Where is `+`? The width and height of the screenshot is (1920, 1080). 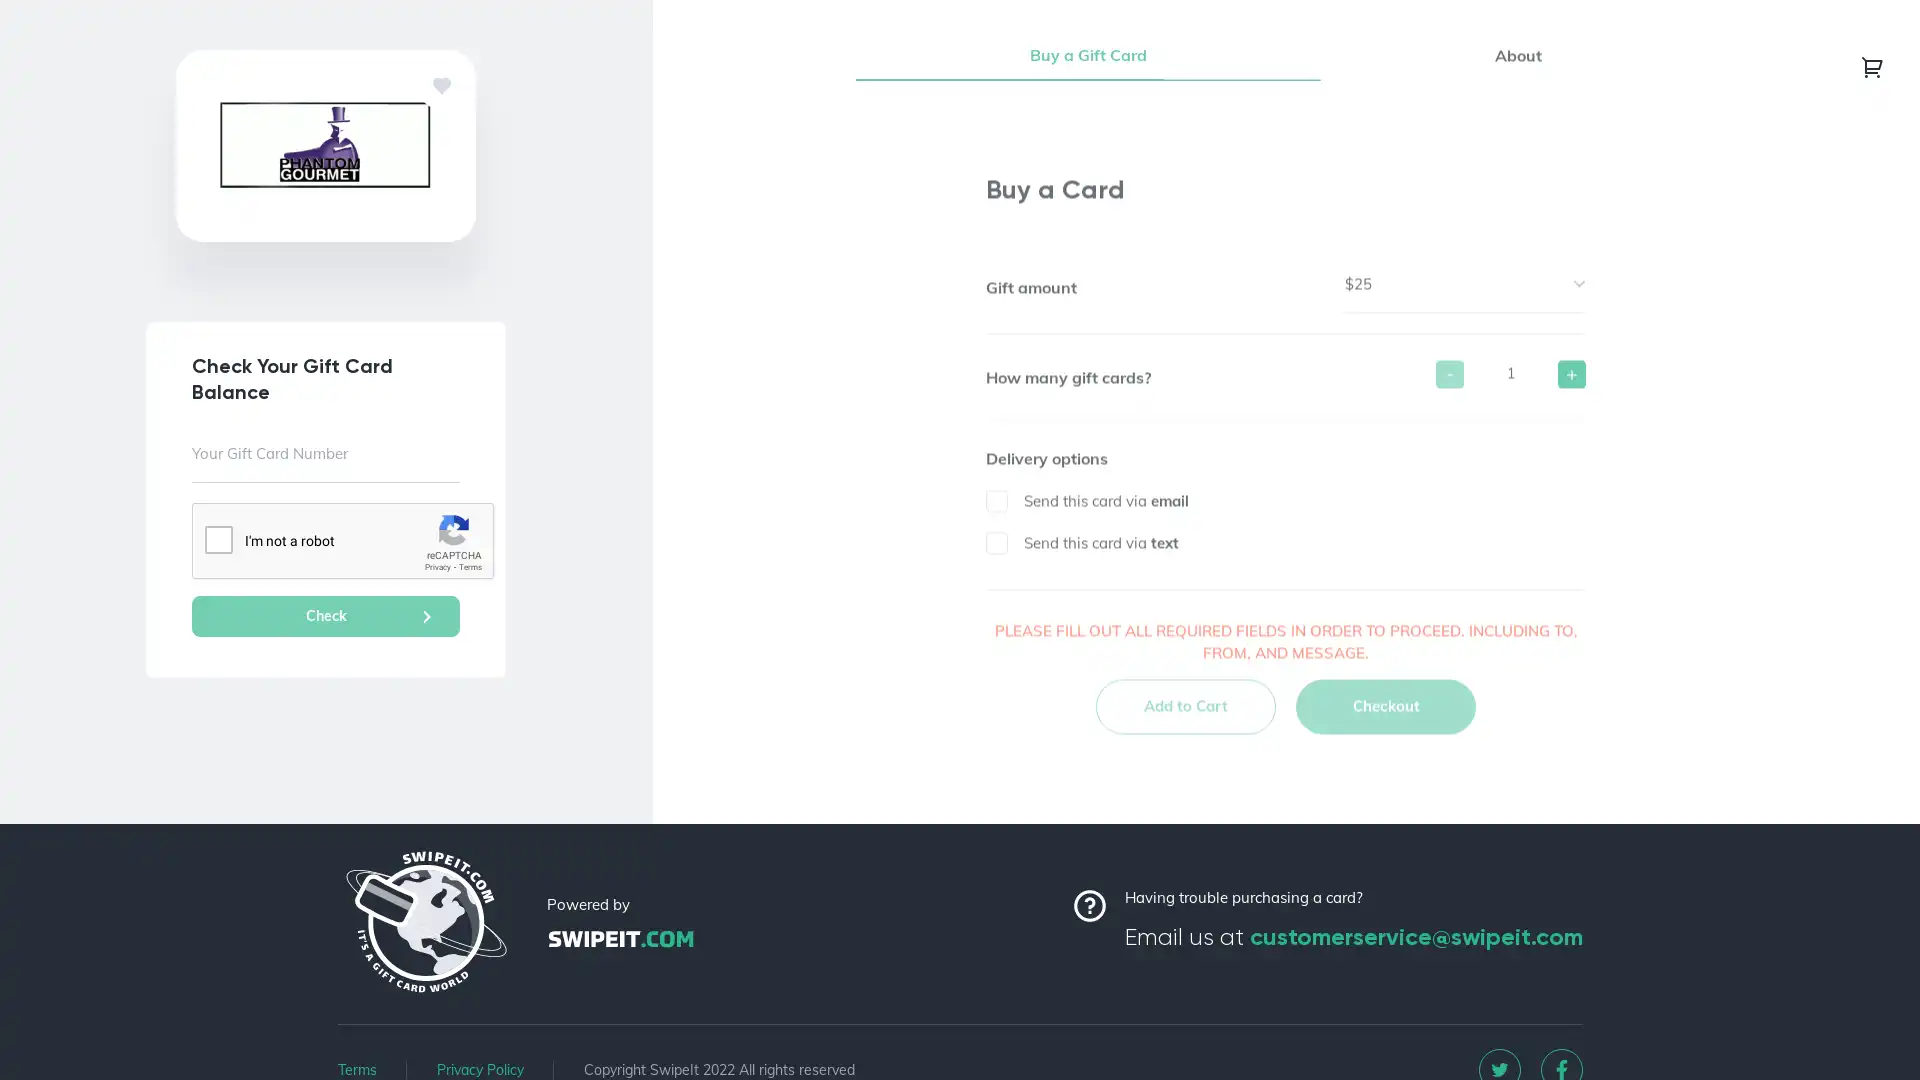 + is located at coordinates (1570, 384).